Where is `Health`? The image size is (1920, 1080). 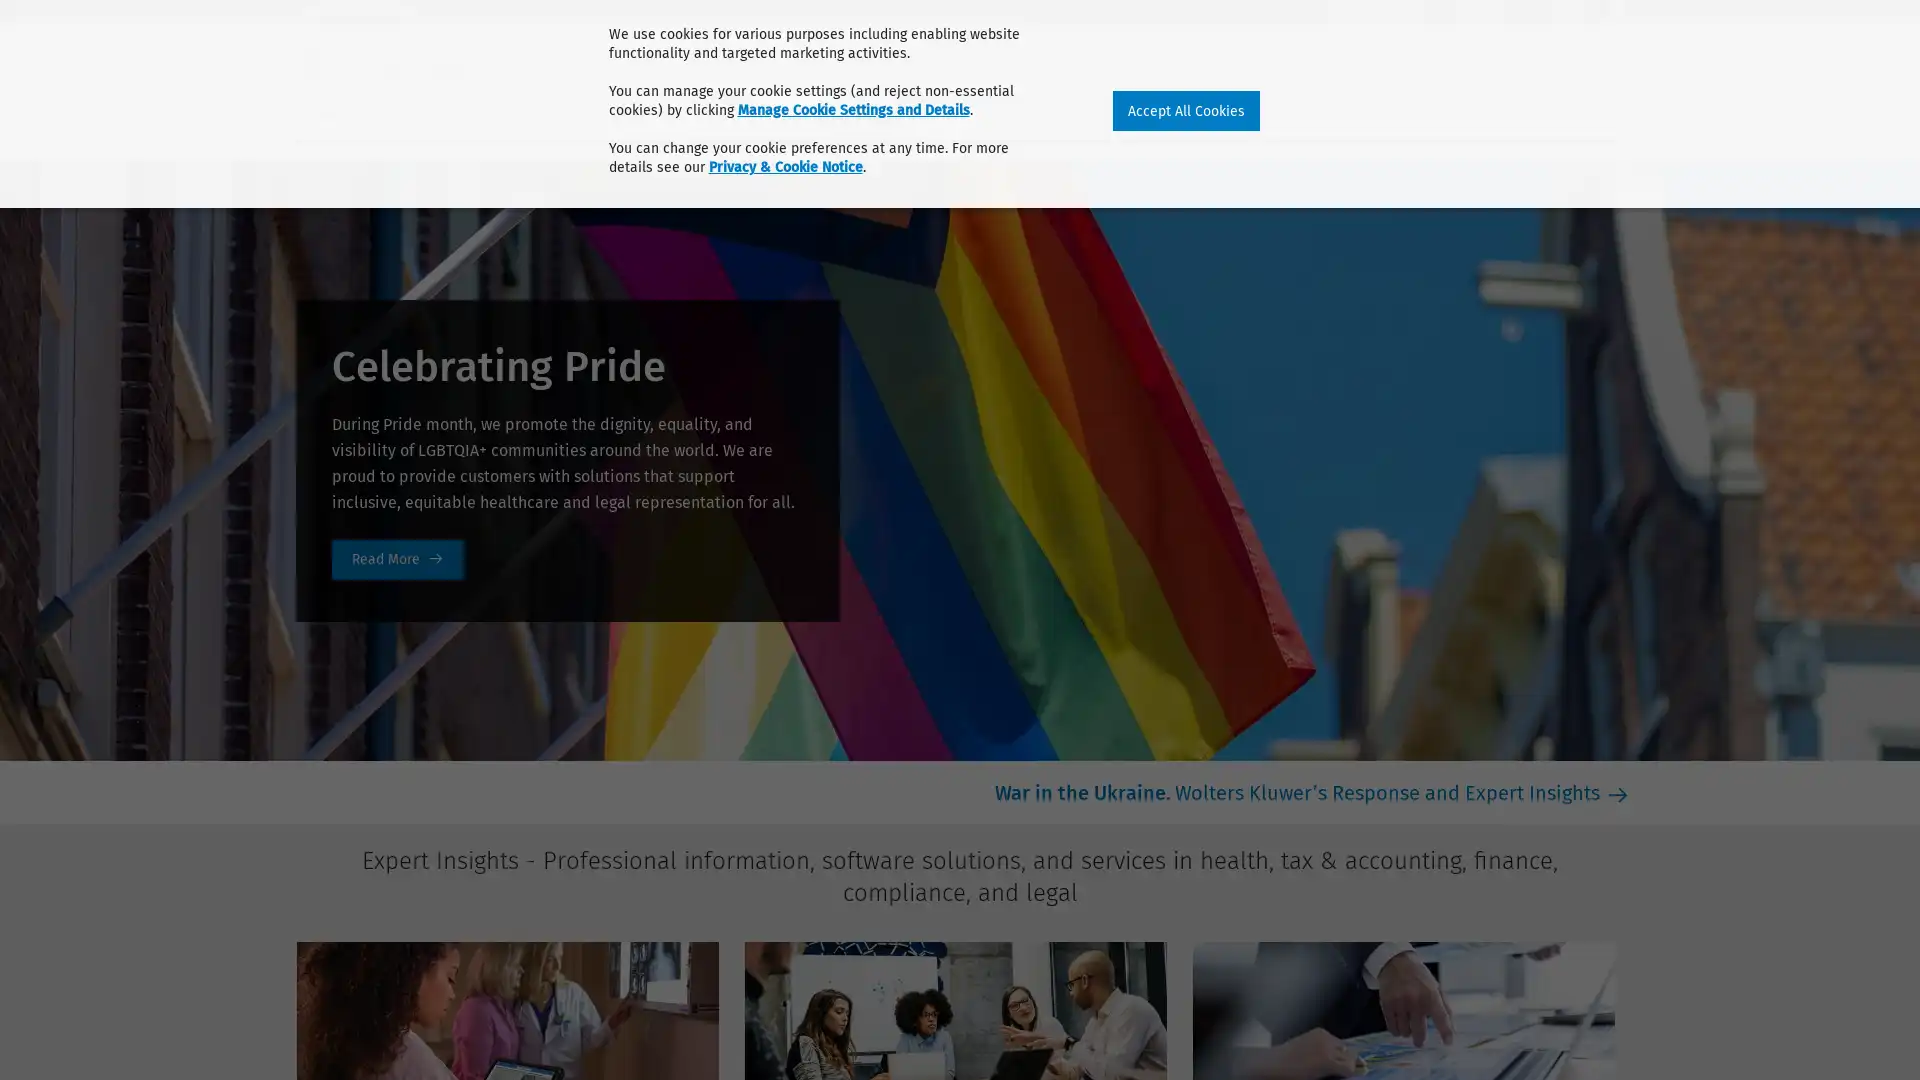 Health is located at coordinates (326, 112).